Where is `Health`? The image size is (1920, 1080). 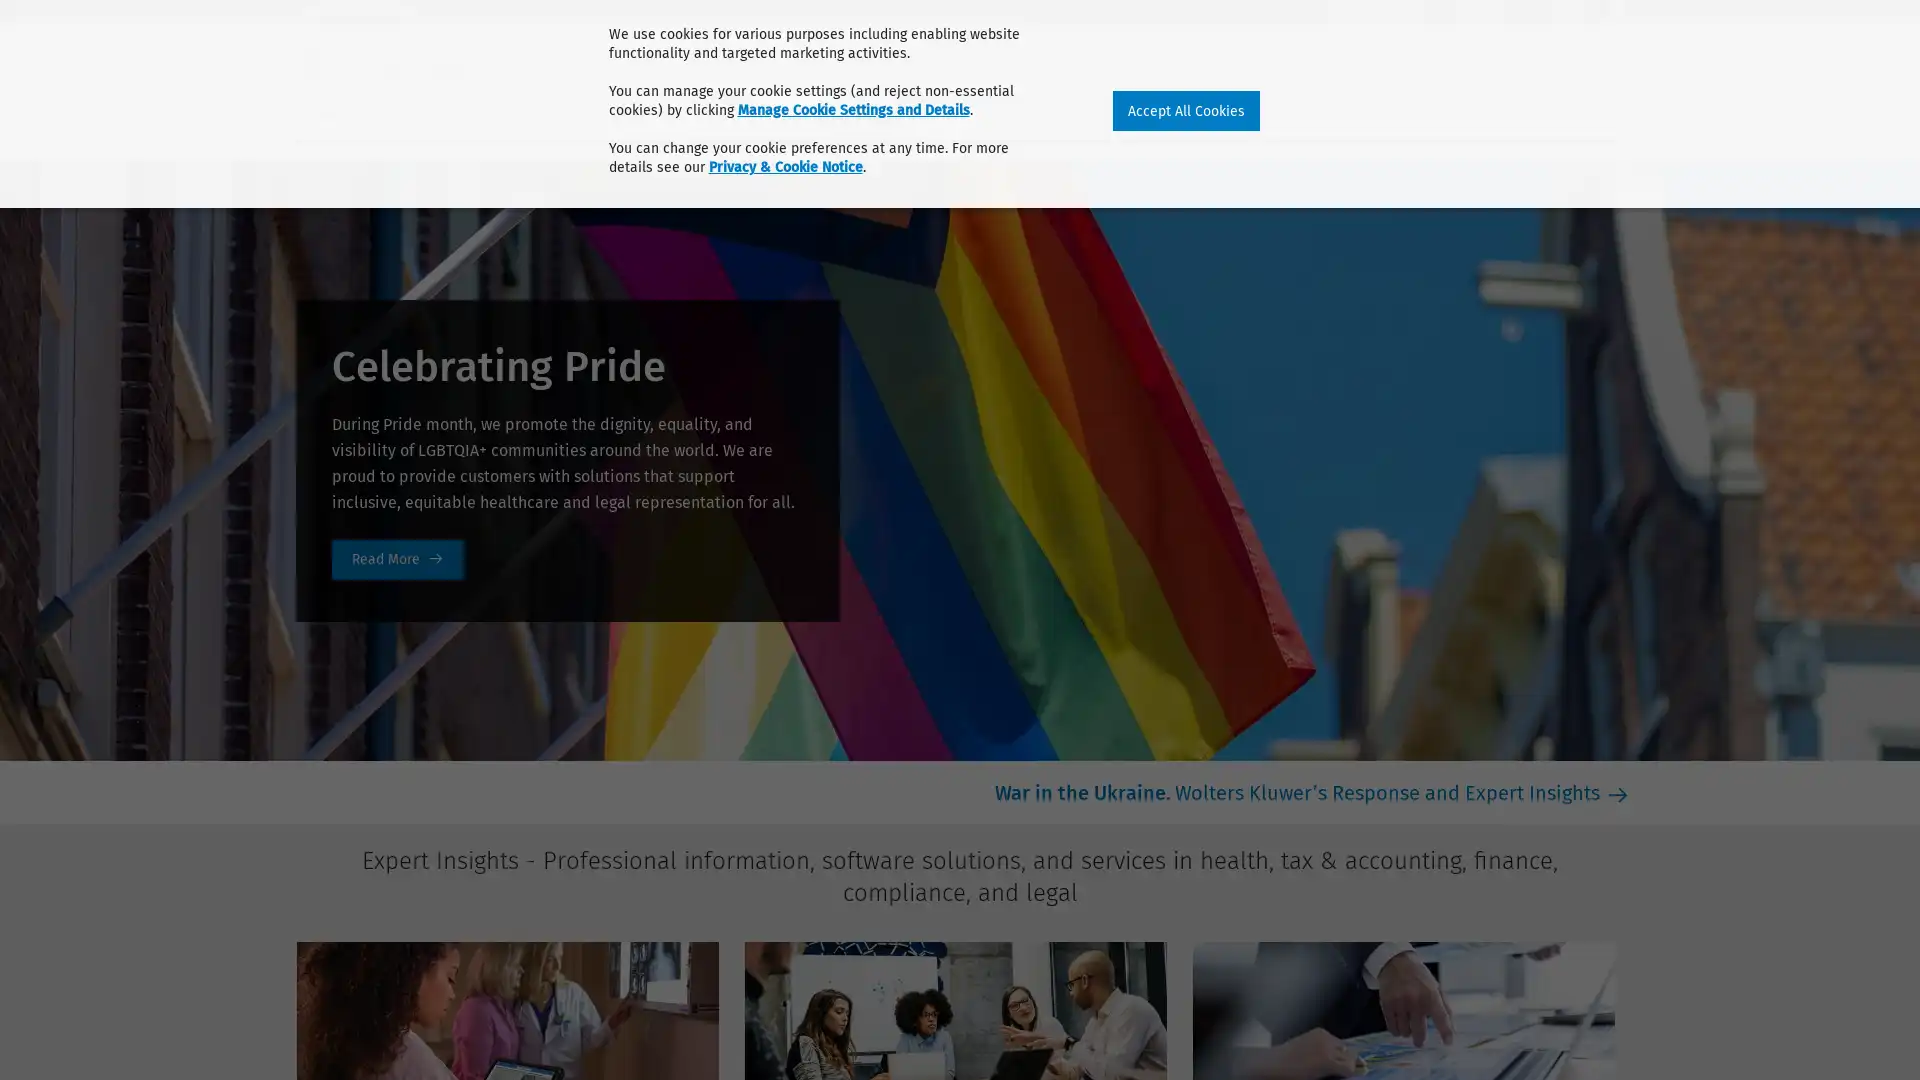 Health is located at coordinates (326, 112).